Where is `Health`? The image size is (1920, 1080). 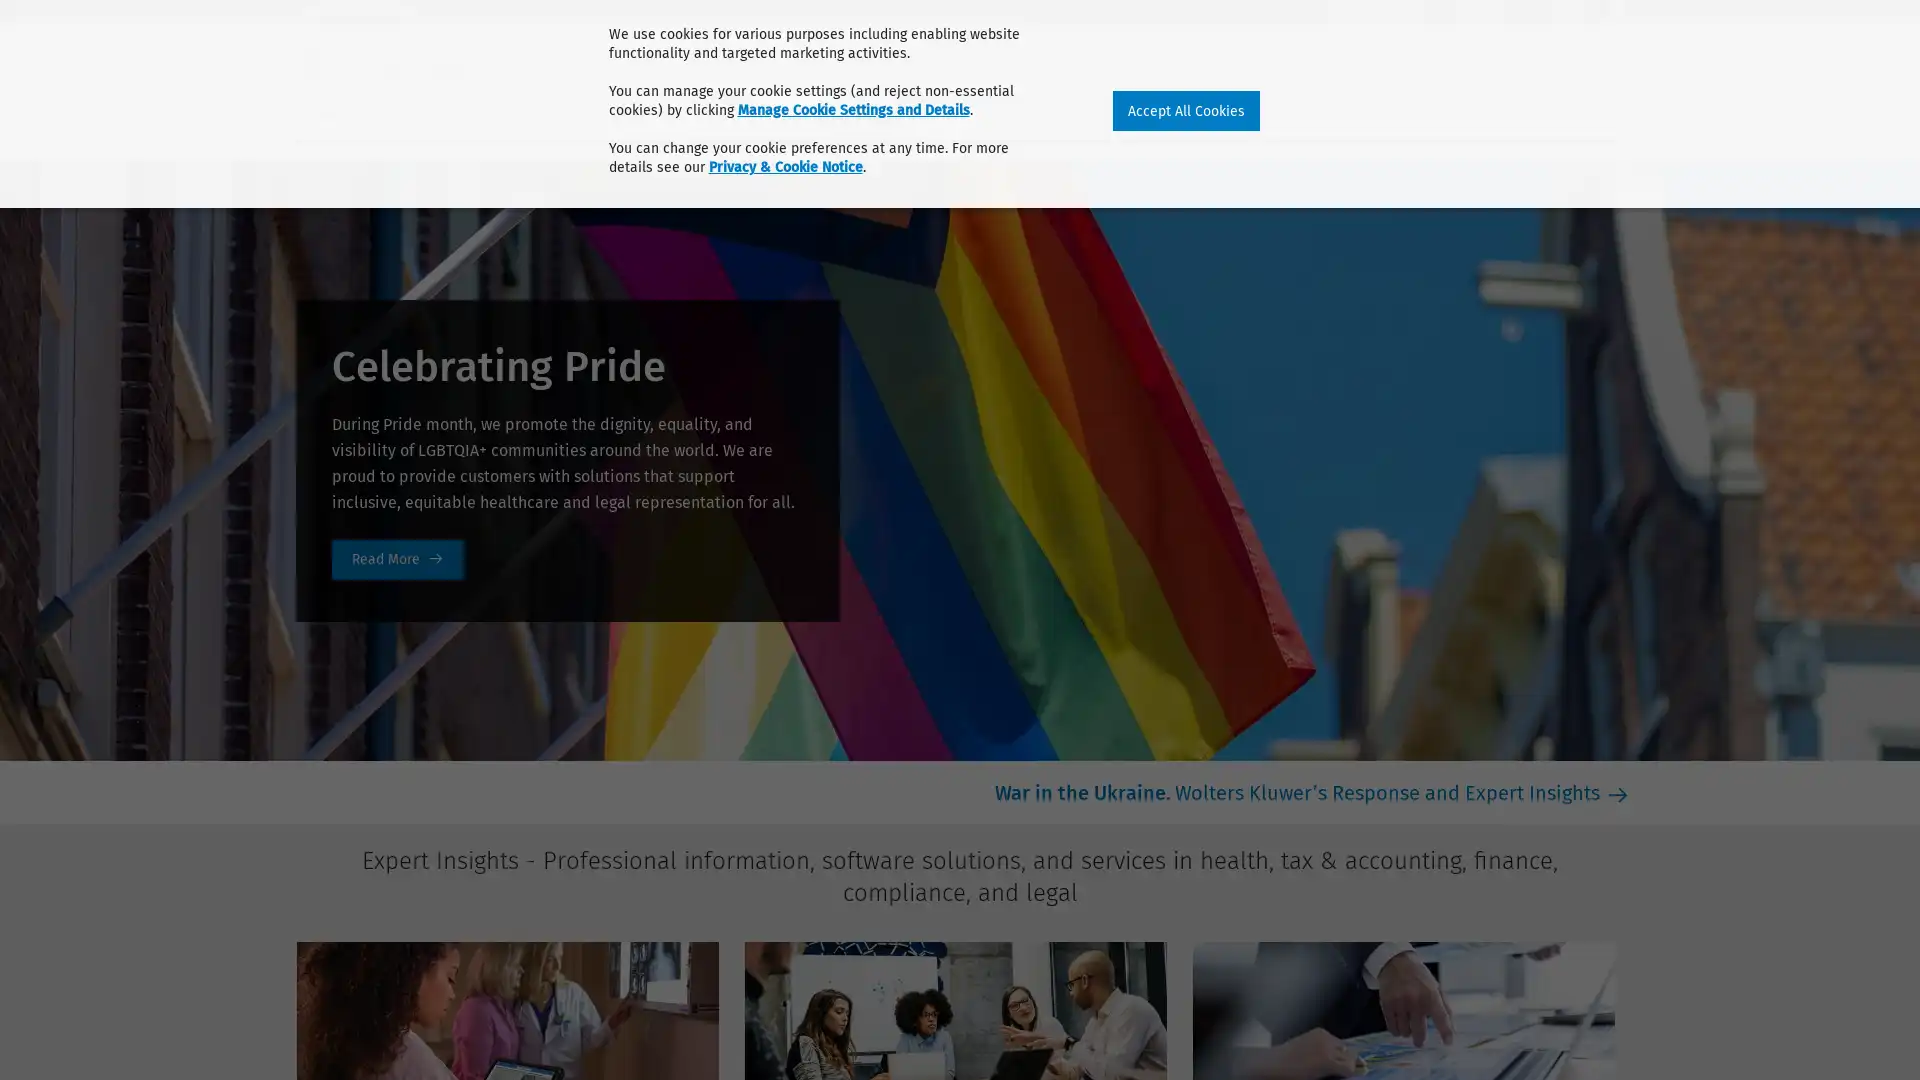 Health is located at coordinates (326, 112).